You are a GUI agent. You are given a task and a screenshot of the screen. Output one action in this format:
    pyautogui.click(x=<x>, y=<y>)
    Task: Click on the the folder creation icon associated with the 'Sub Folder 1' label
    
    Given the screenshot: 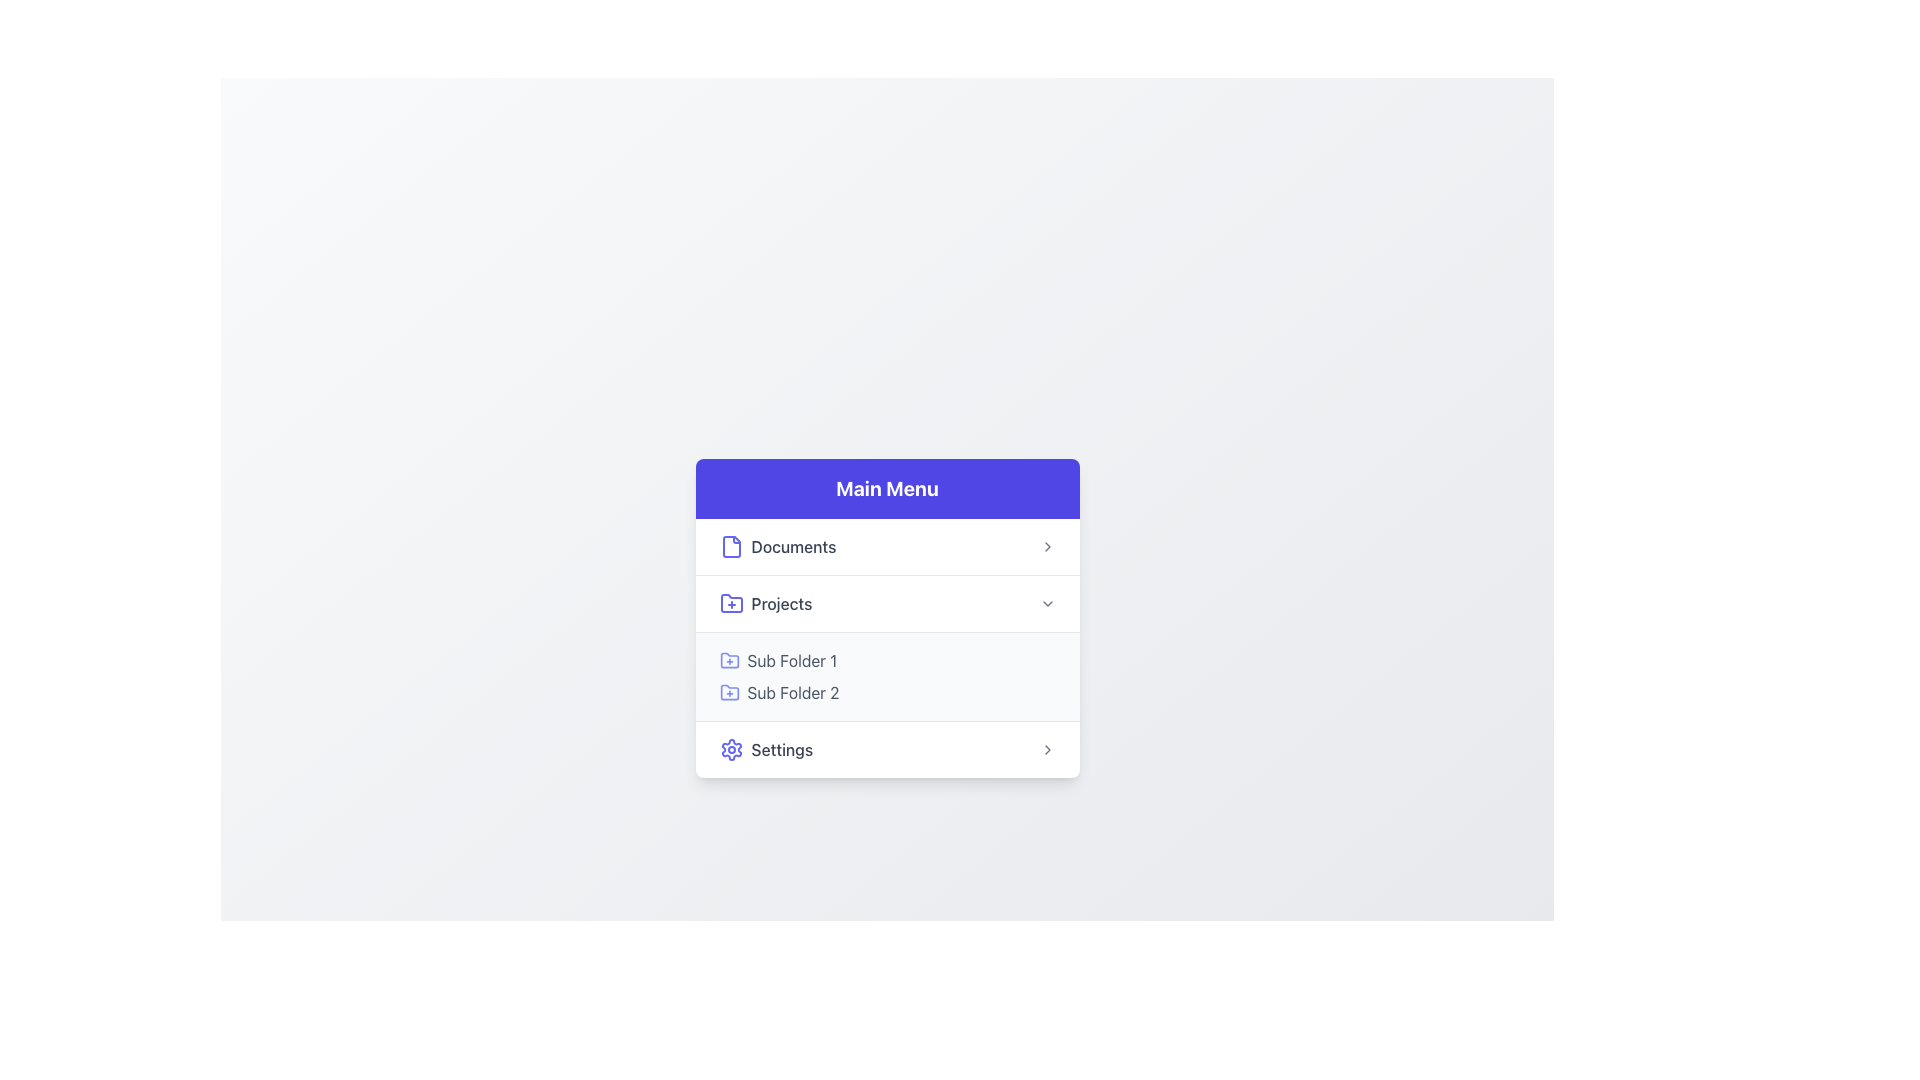 What is the action you would take?
    pyautogui.click(x=728, y=660)
    